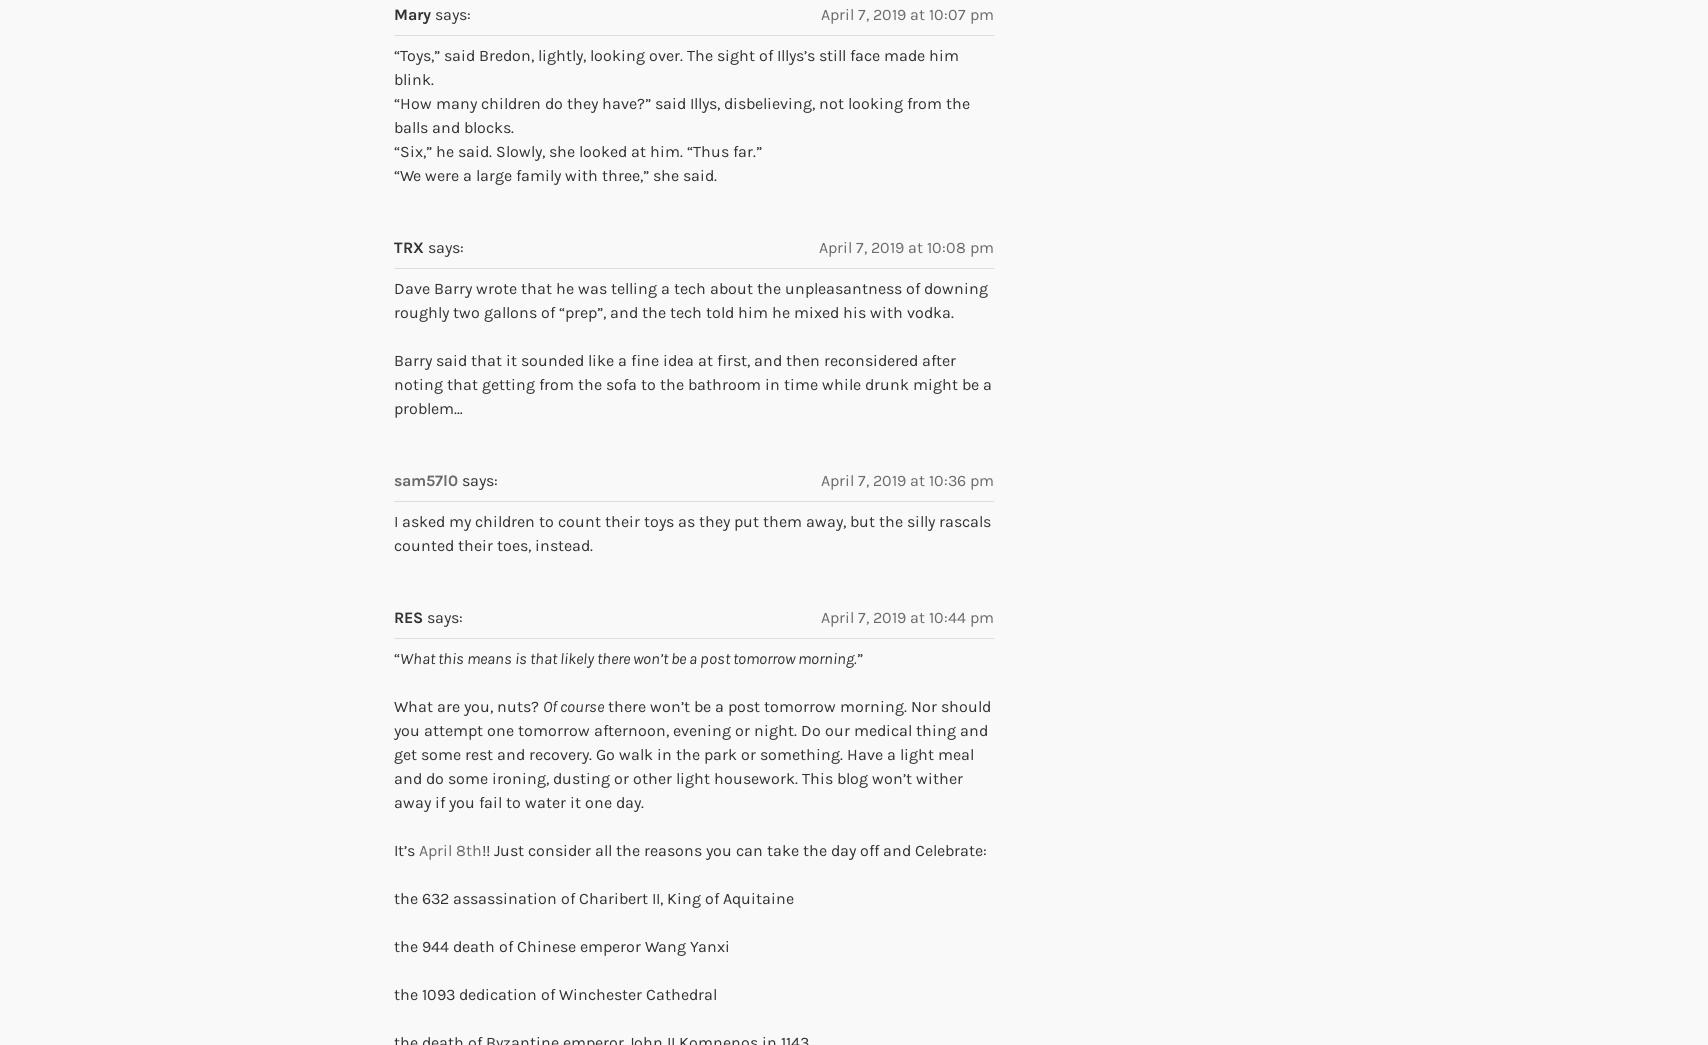  What do you see at coordinates (468, 705) in the screenshot?
I see `'What are you, nuts?'` at bounding box center [468, 705].